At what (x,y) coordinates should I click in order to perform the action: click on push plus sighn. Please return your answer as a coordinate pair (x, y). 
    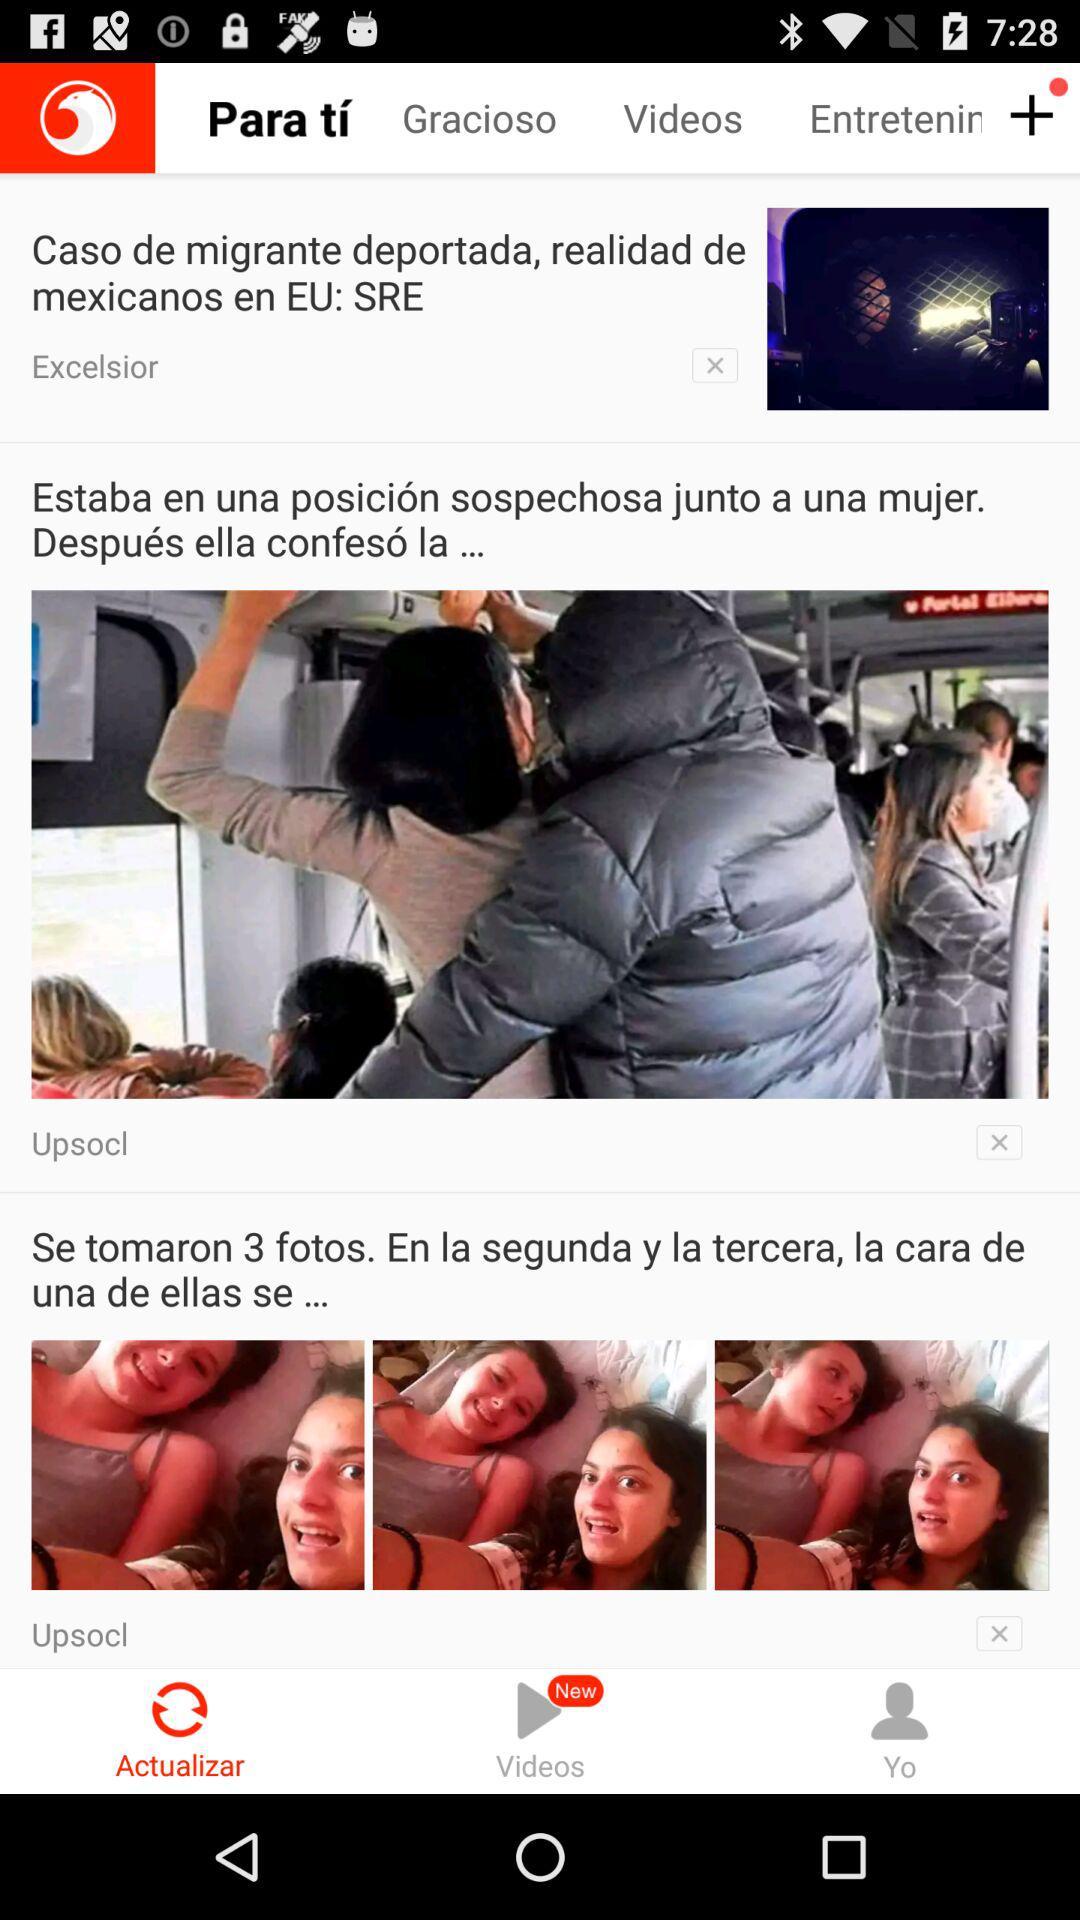
    Looking at the image, I should click on (1028, 115).